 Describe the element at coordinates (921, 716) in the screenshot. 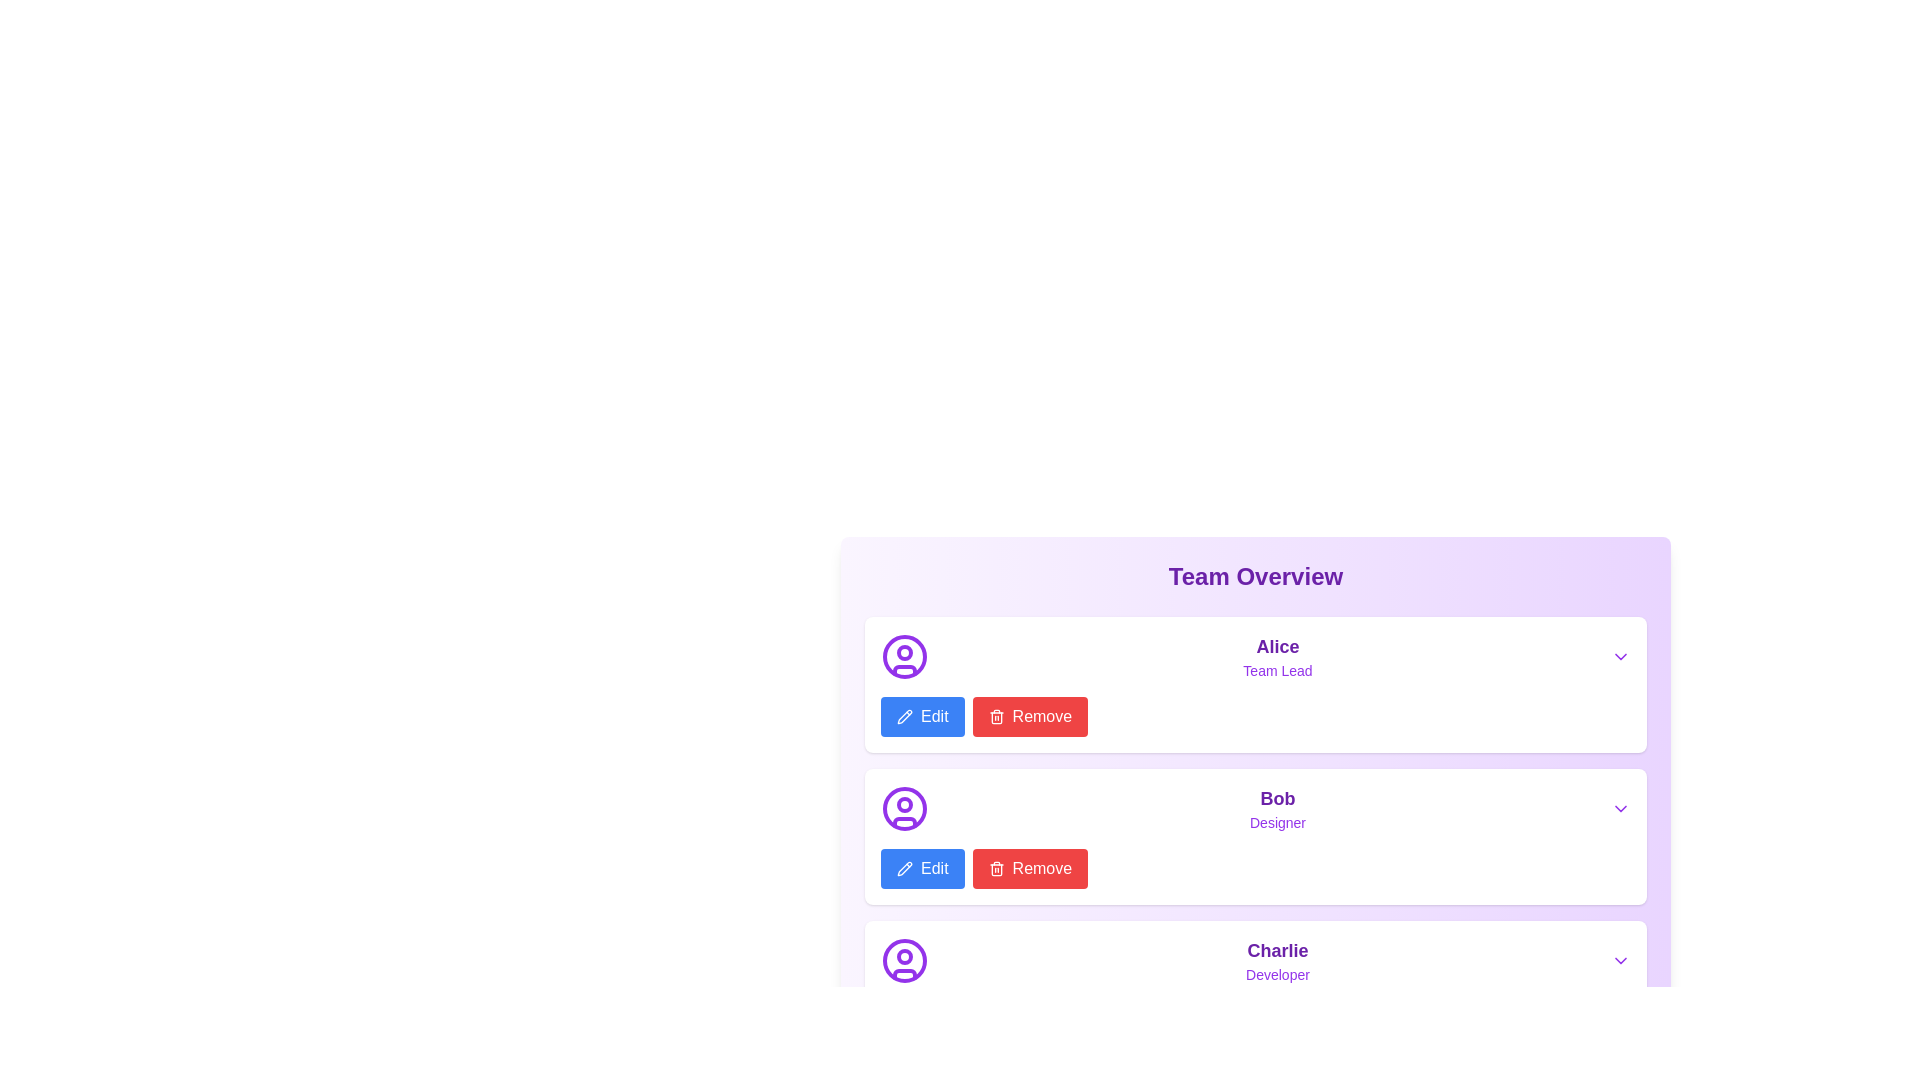

I see `the blue rectangular button labeled 'Edit' with a white pencil icon to initiate the edit action for user 'Alice'` at that location.